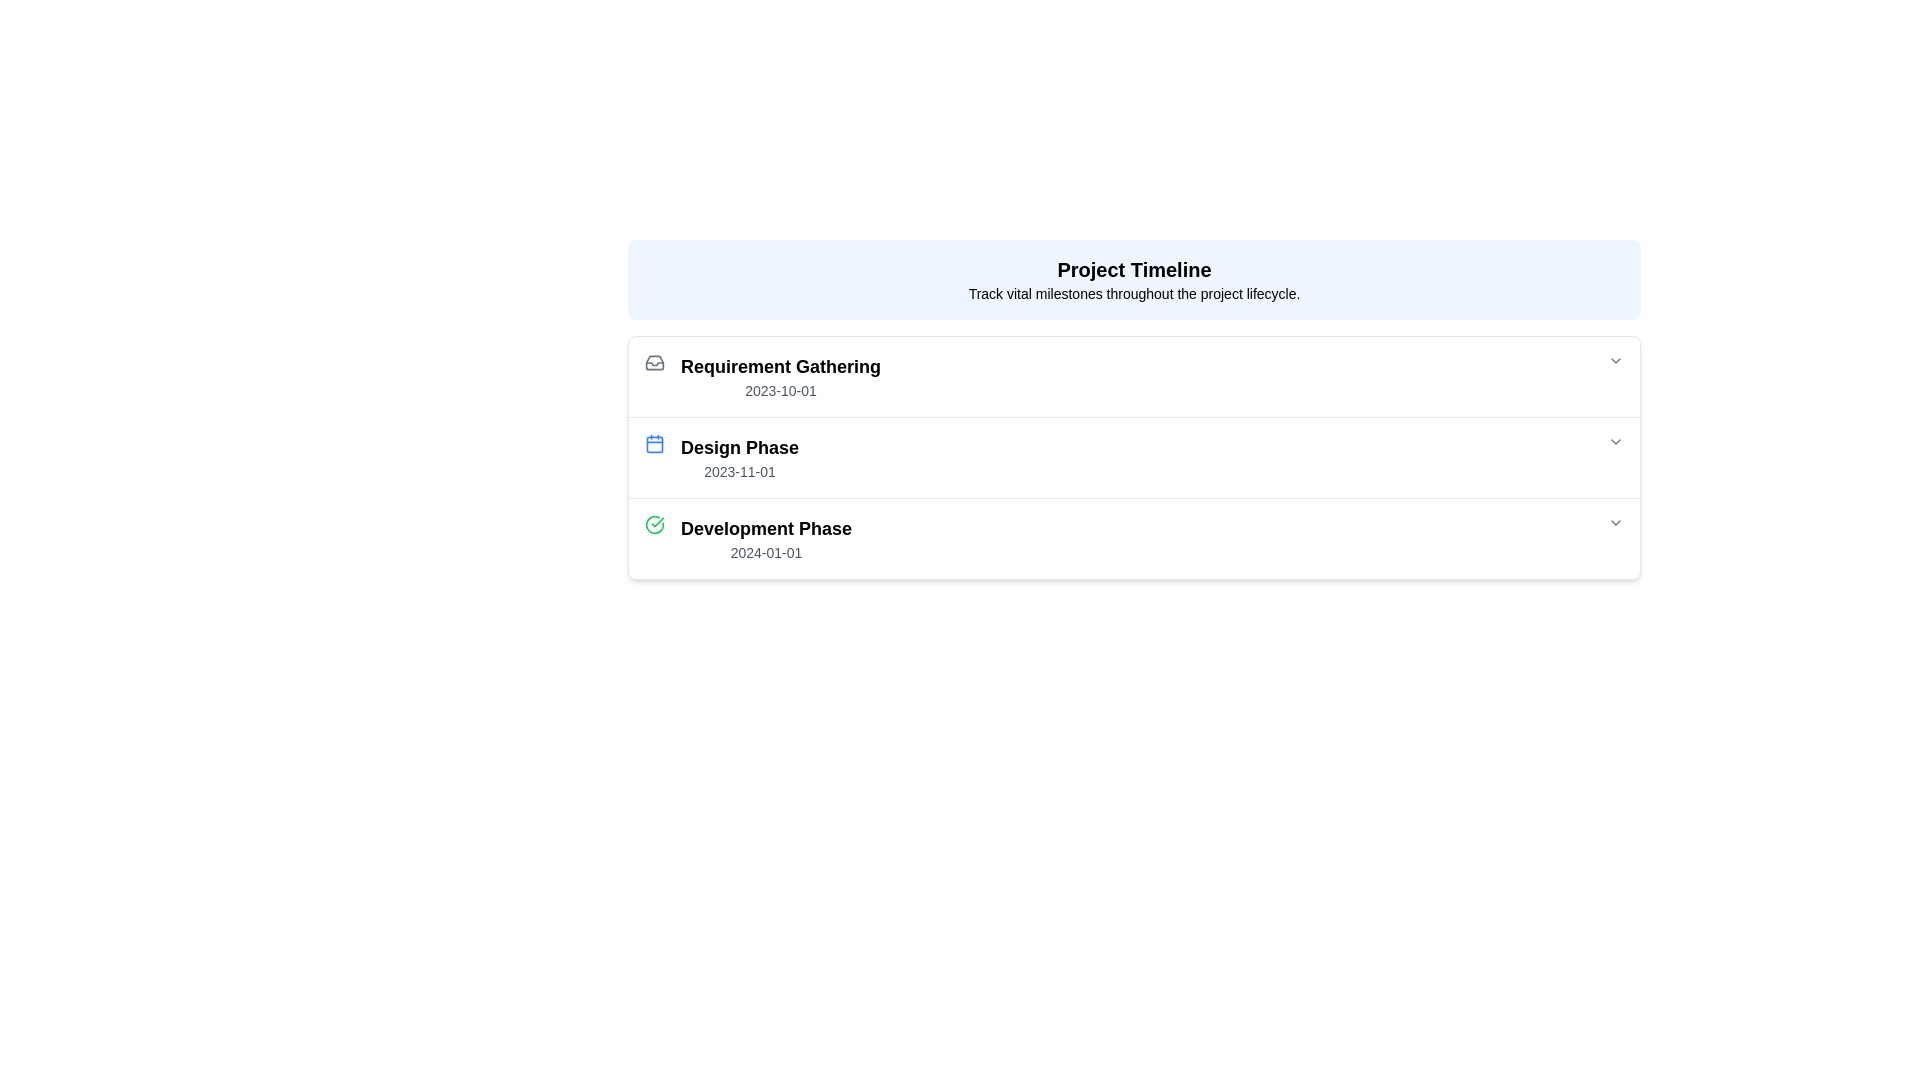  I want to click on the first text block in the vertical list under the 'Project Timeline' heading, which represents a milestone or project phase, so click(780, 377).